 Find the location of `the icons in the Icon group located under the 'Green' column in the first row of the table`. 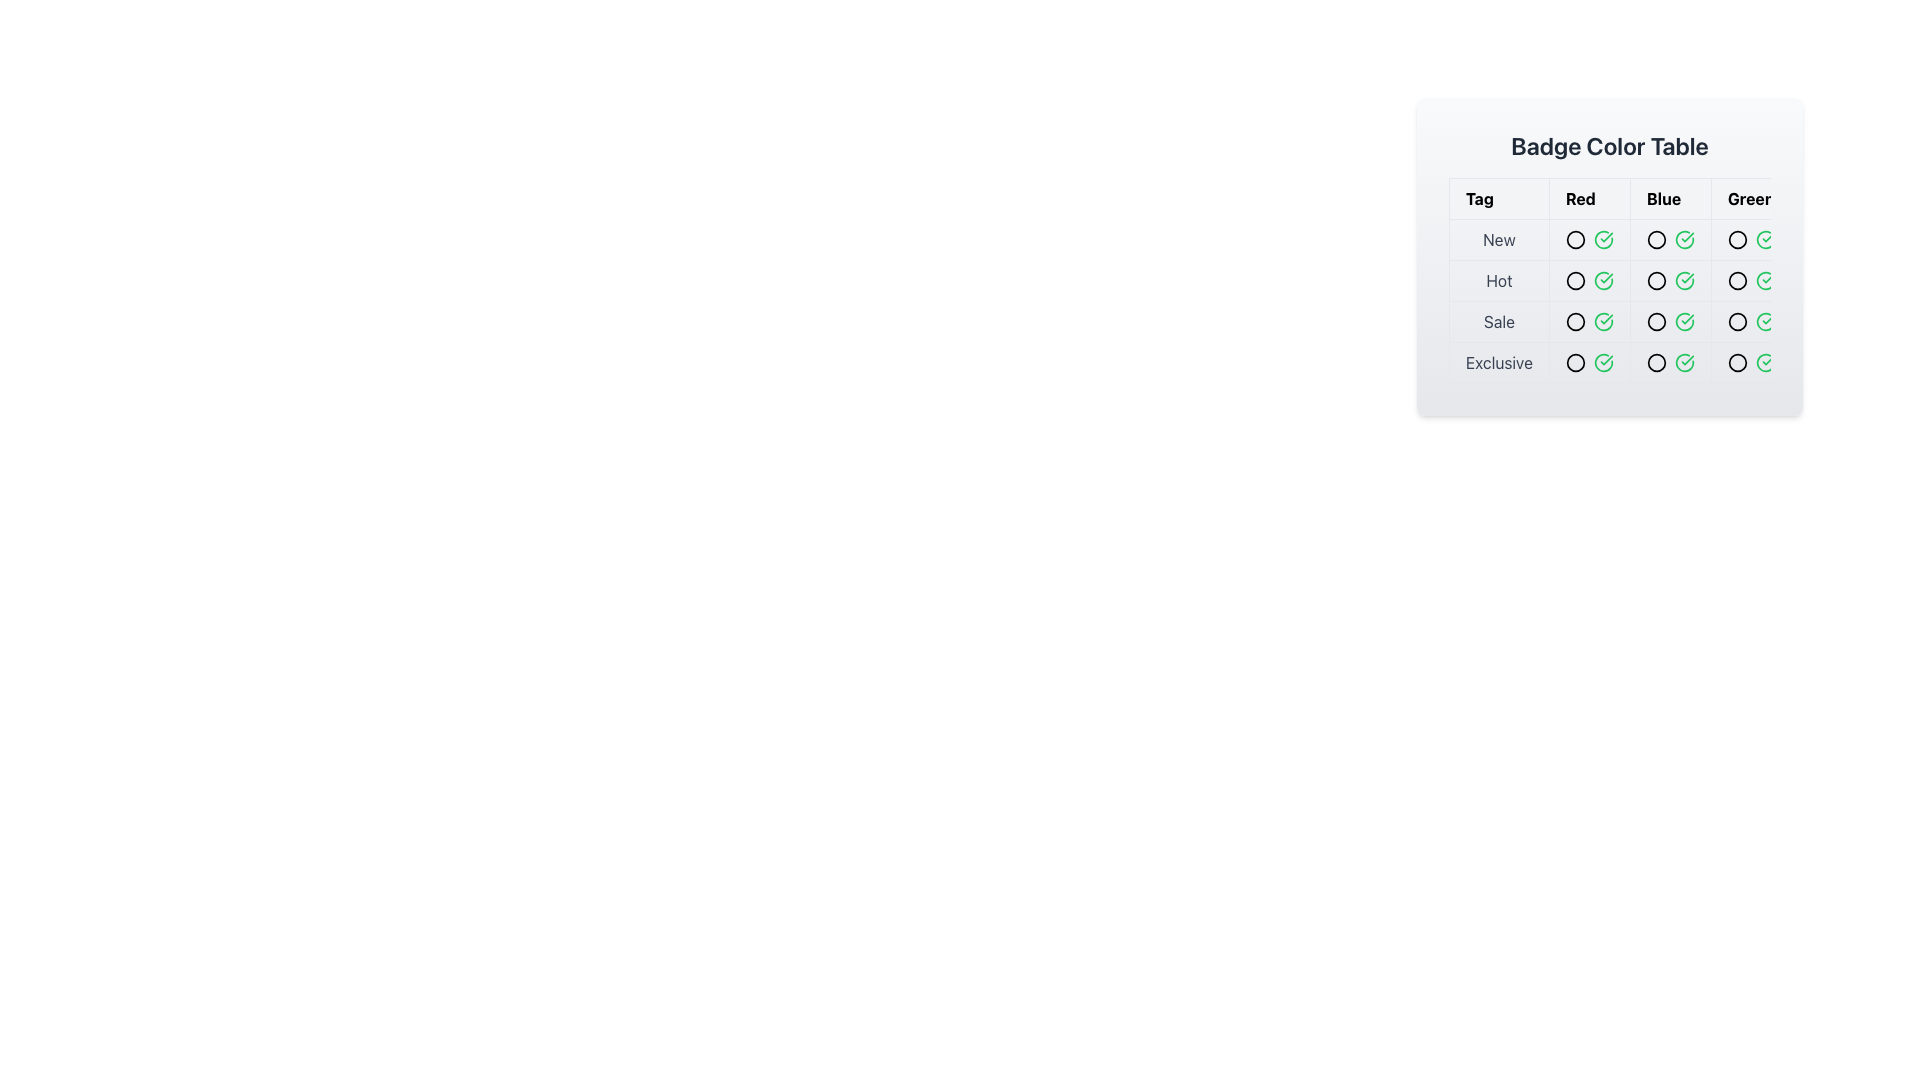

the icons in the Icon group located under the 'Green' column in the first row of the table is located at coordinates (1750, 238).